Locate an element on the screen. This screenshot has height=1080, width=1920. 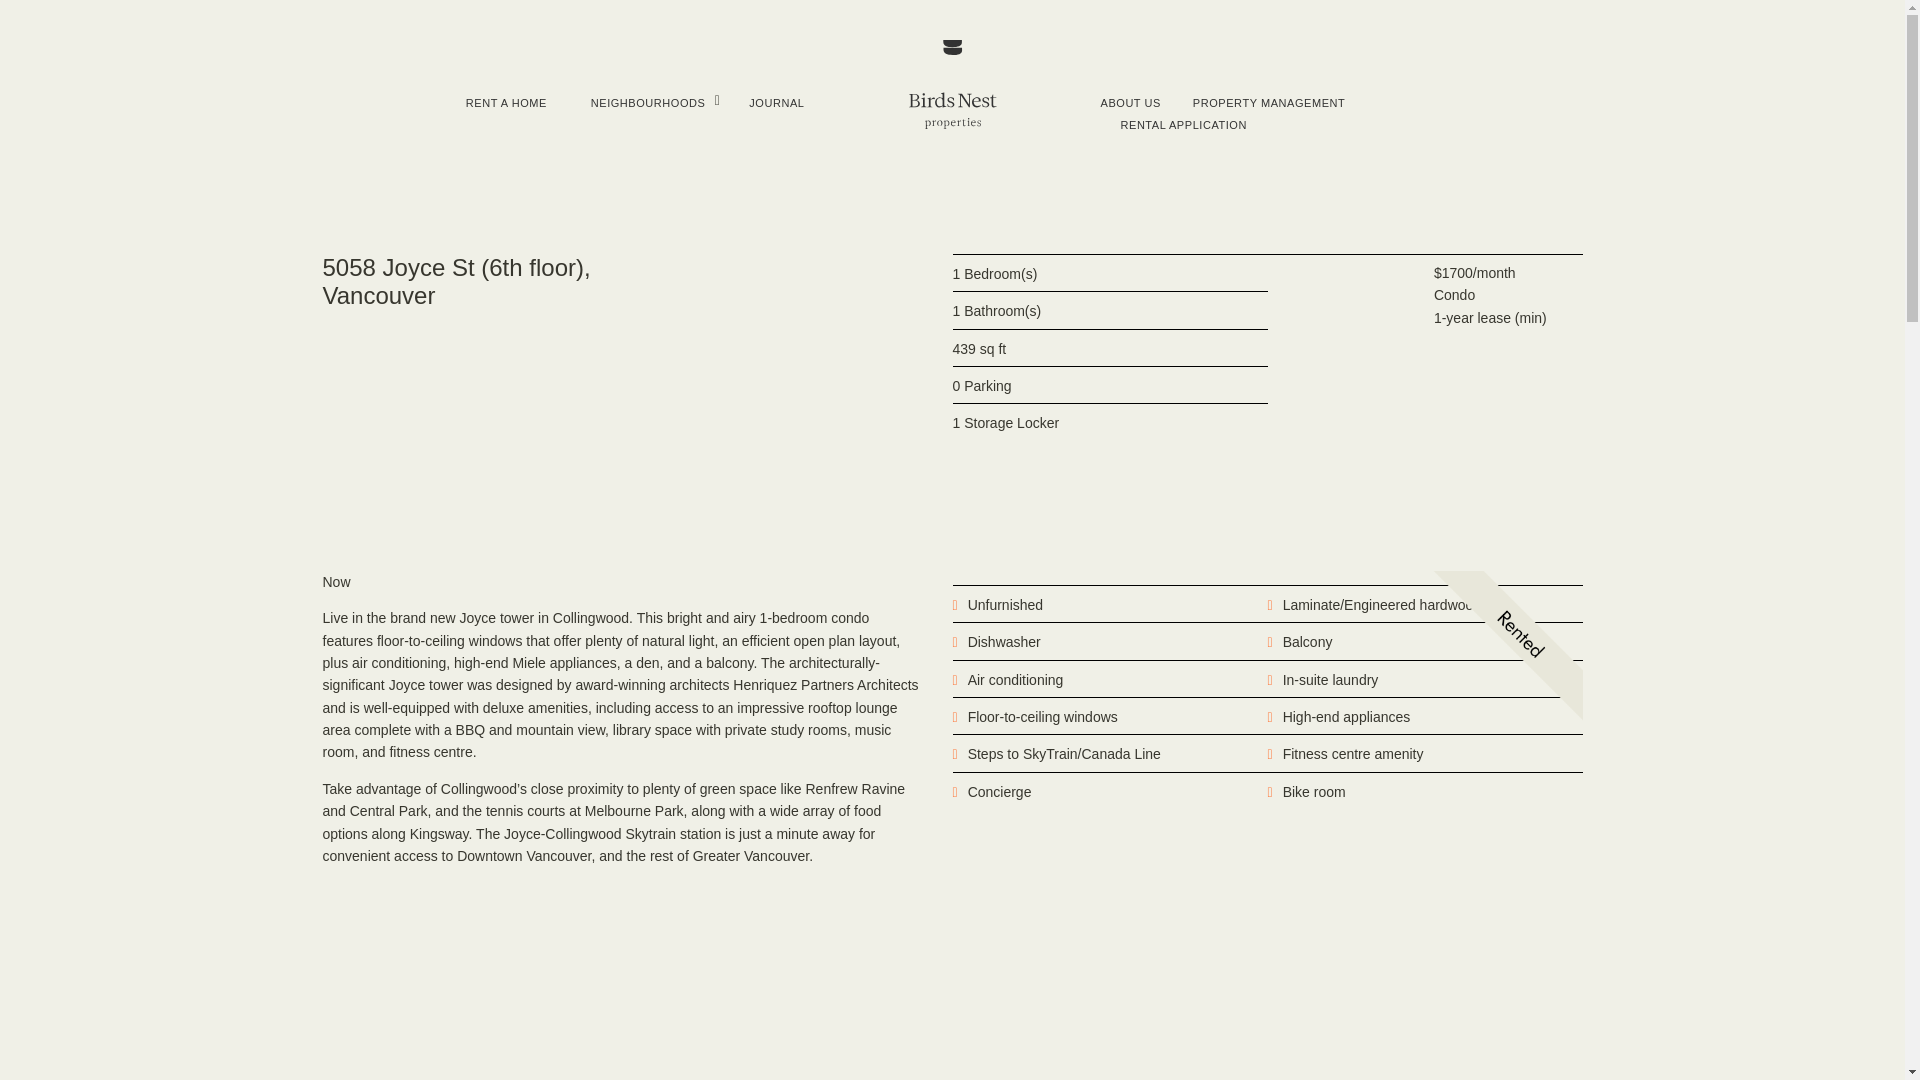
'RENT A HOME' is located at coordinates (464, 103).